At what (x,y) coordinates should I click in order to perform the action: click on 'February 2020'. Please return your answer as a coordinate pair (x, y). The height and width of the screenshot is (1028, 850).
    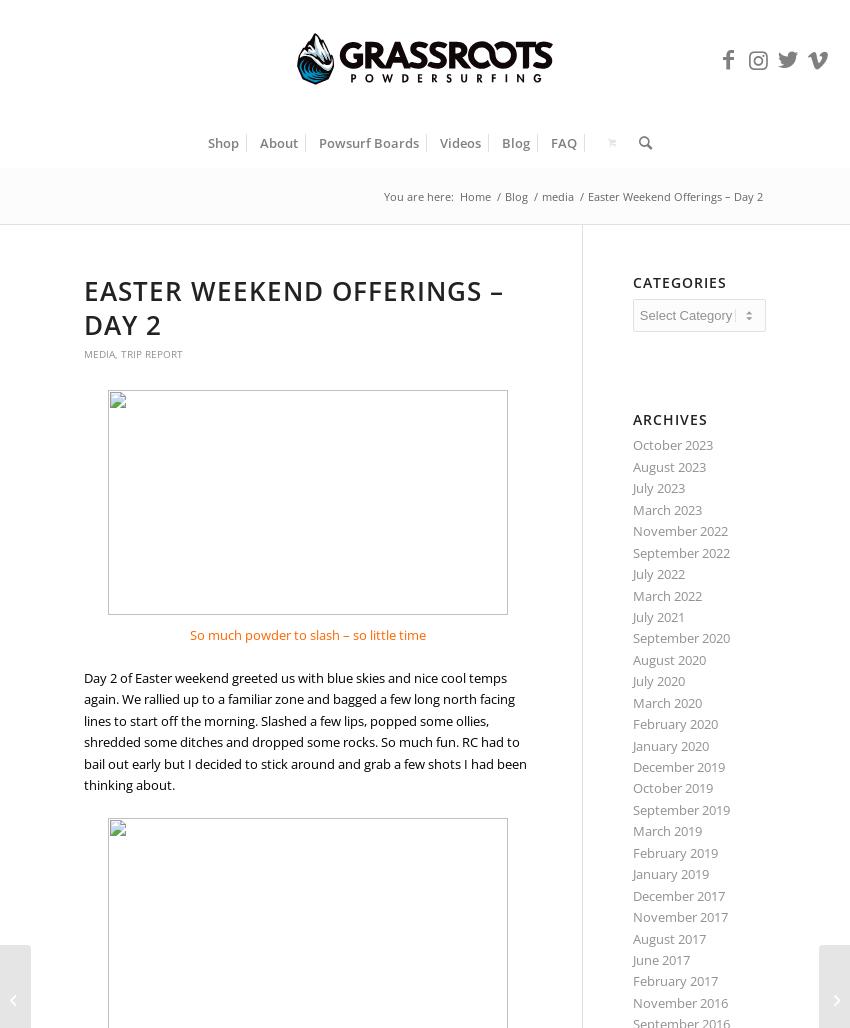
    Looking at the image, I should click on (630, 723).